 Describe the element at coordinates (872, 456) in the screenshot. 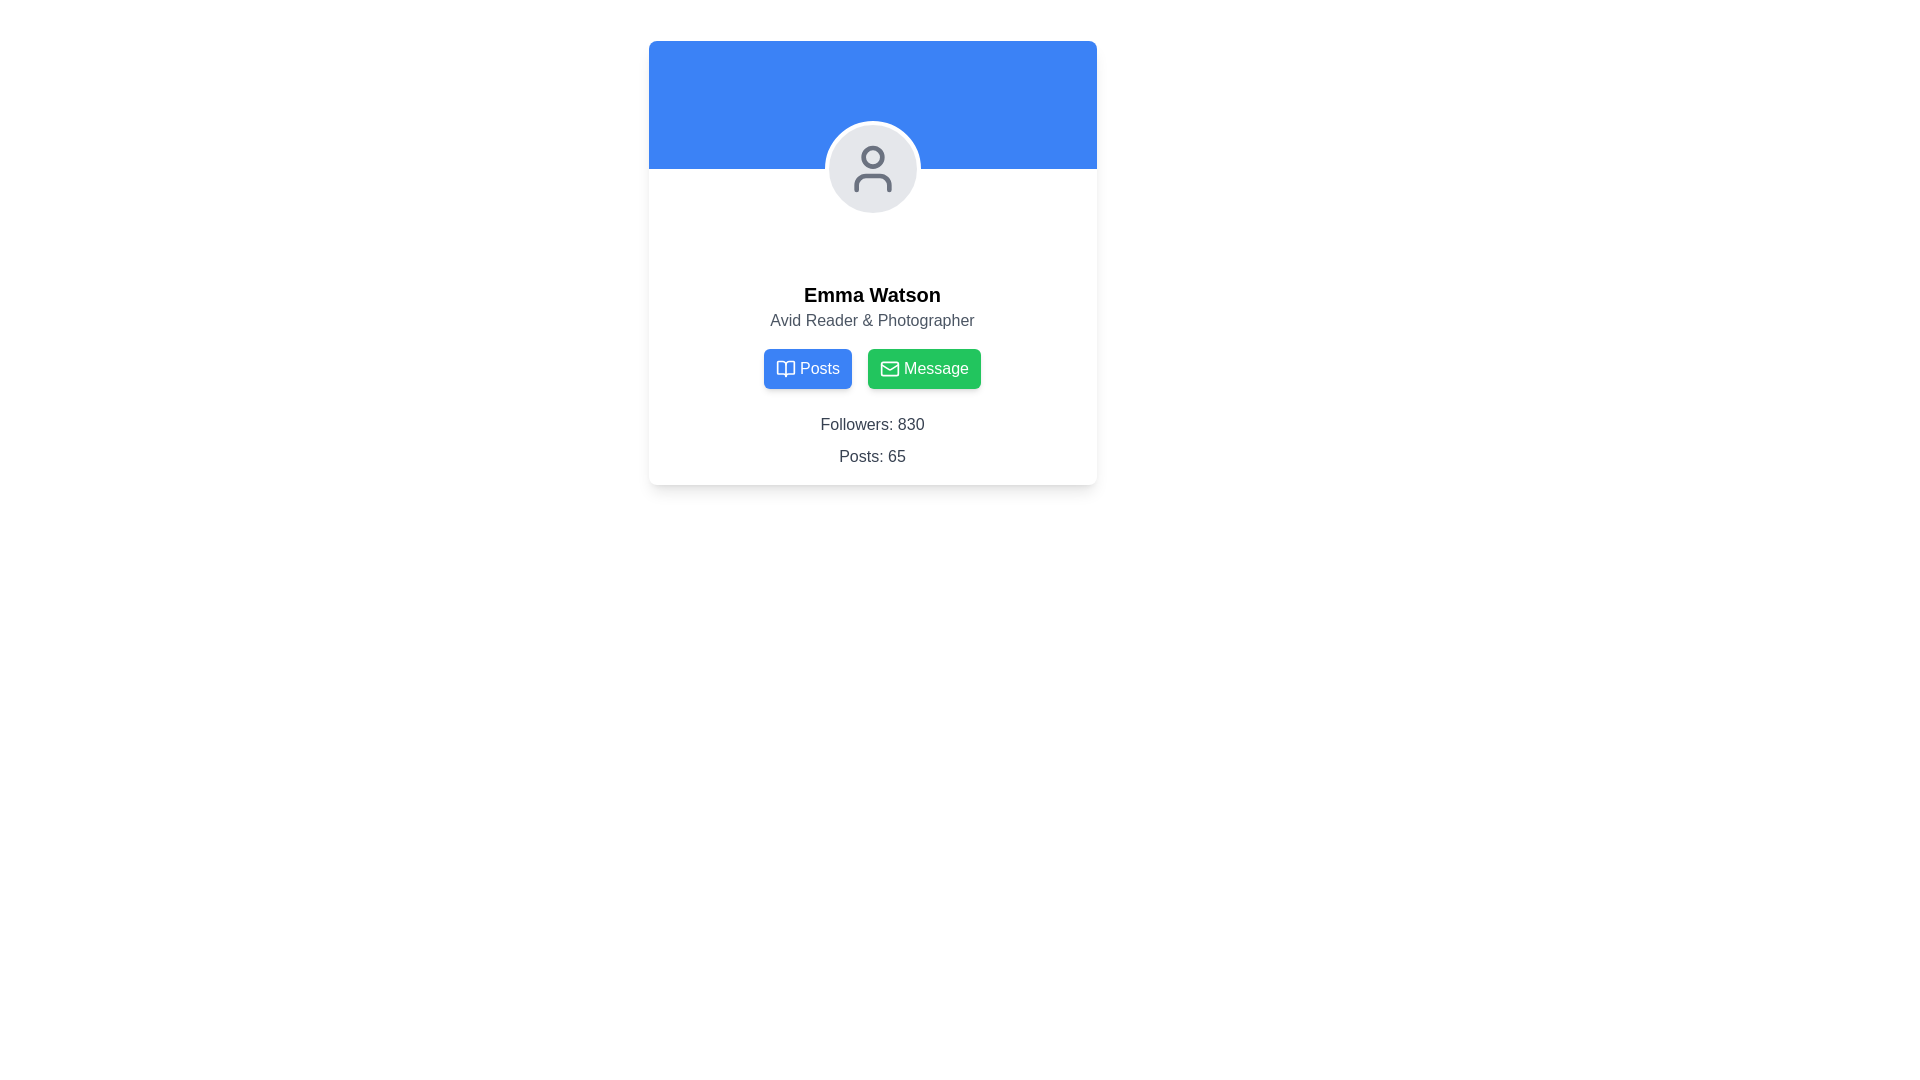

I see `the text element that displays the count of posts associated with the user's profile, which is located under the 'Followers: 830' text` at that location.